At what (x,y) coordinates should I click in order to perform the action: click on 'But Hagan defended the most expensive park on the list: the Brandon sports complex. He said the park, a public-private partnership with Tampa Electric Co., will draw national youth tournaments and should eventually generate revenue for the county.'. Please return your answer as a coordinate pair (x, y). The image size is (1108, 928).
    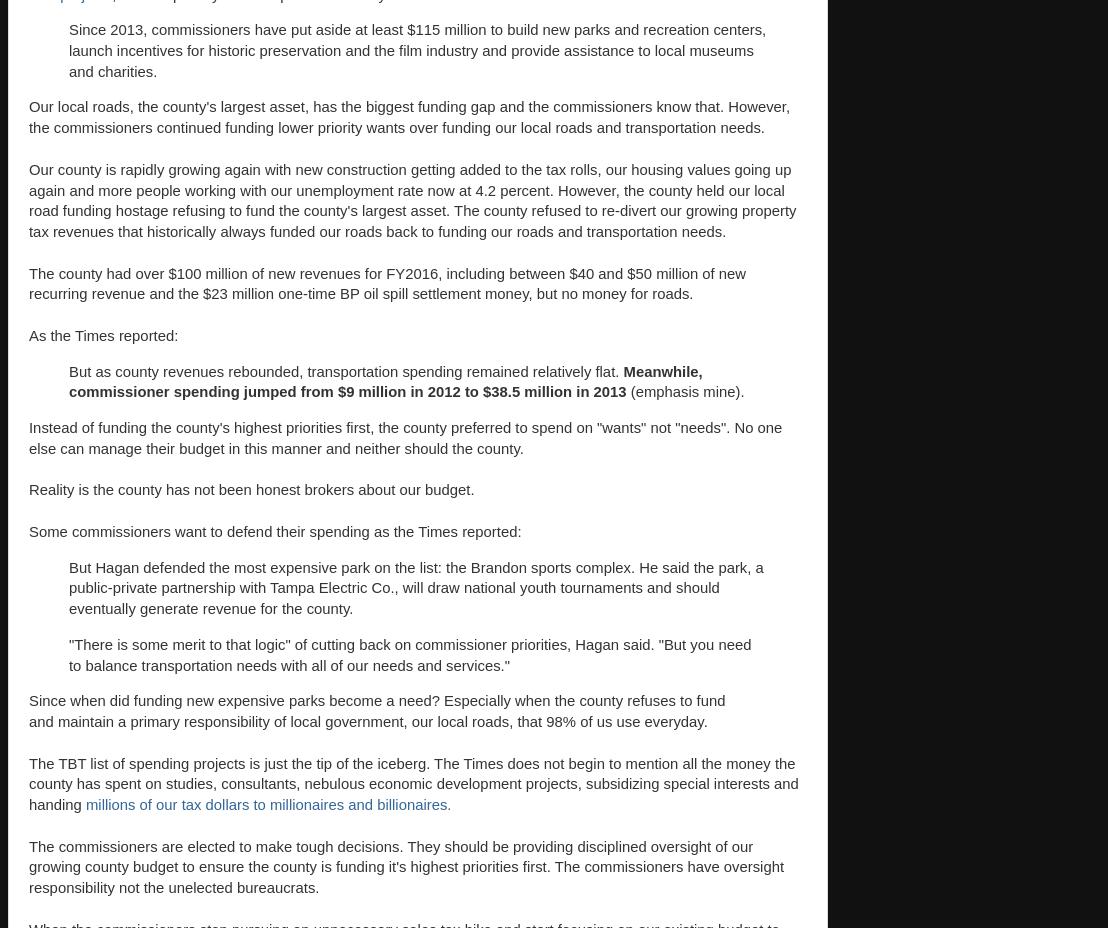
    Looking at the image, I should click on (416, 587).